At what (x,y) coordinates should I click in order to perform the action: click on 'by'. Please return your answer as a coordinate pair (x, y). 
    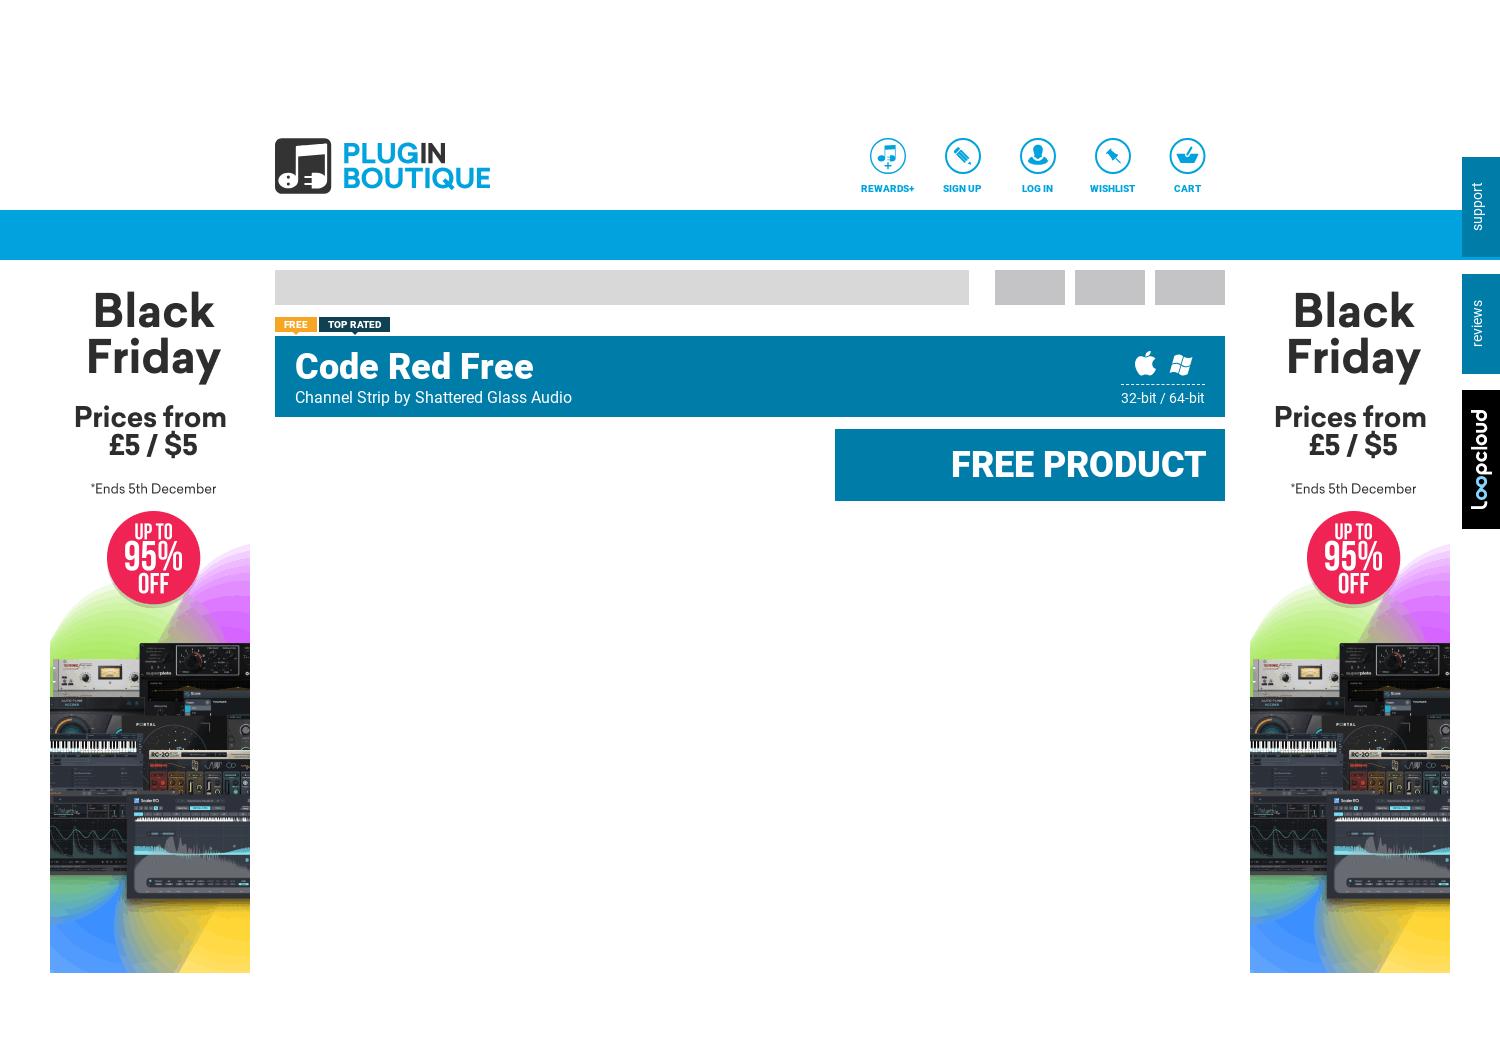
    Looking at the image, I should click on (402, 396).